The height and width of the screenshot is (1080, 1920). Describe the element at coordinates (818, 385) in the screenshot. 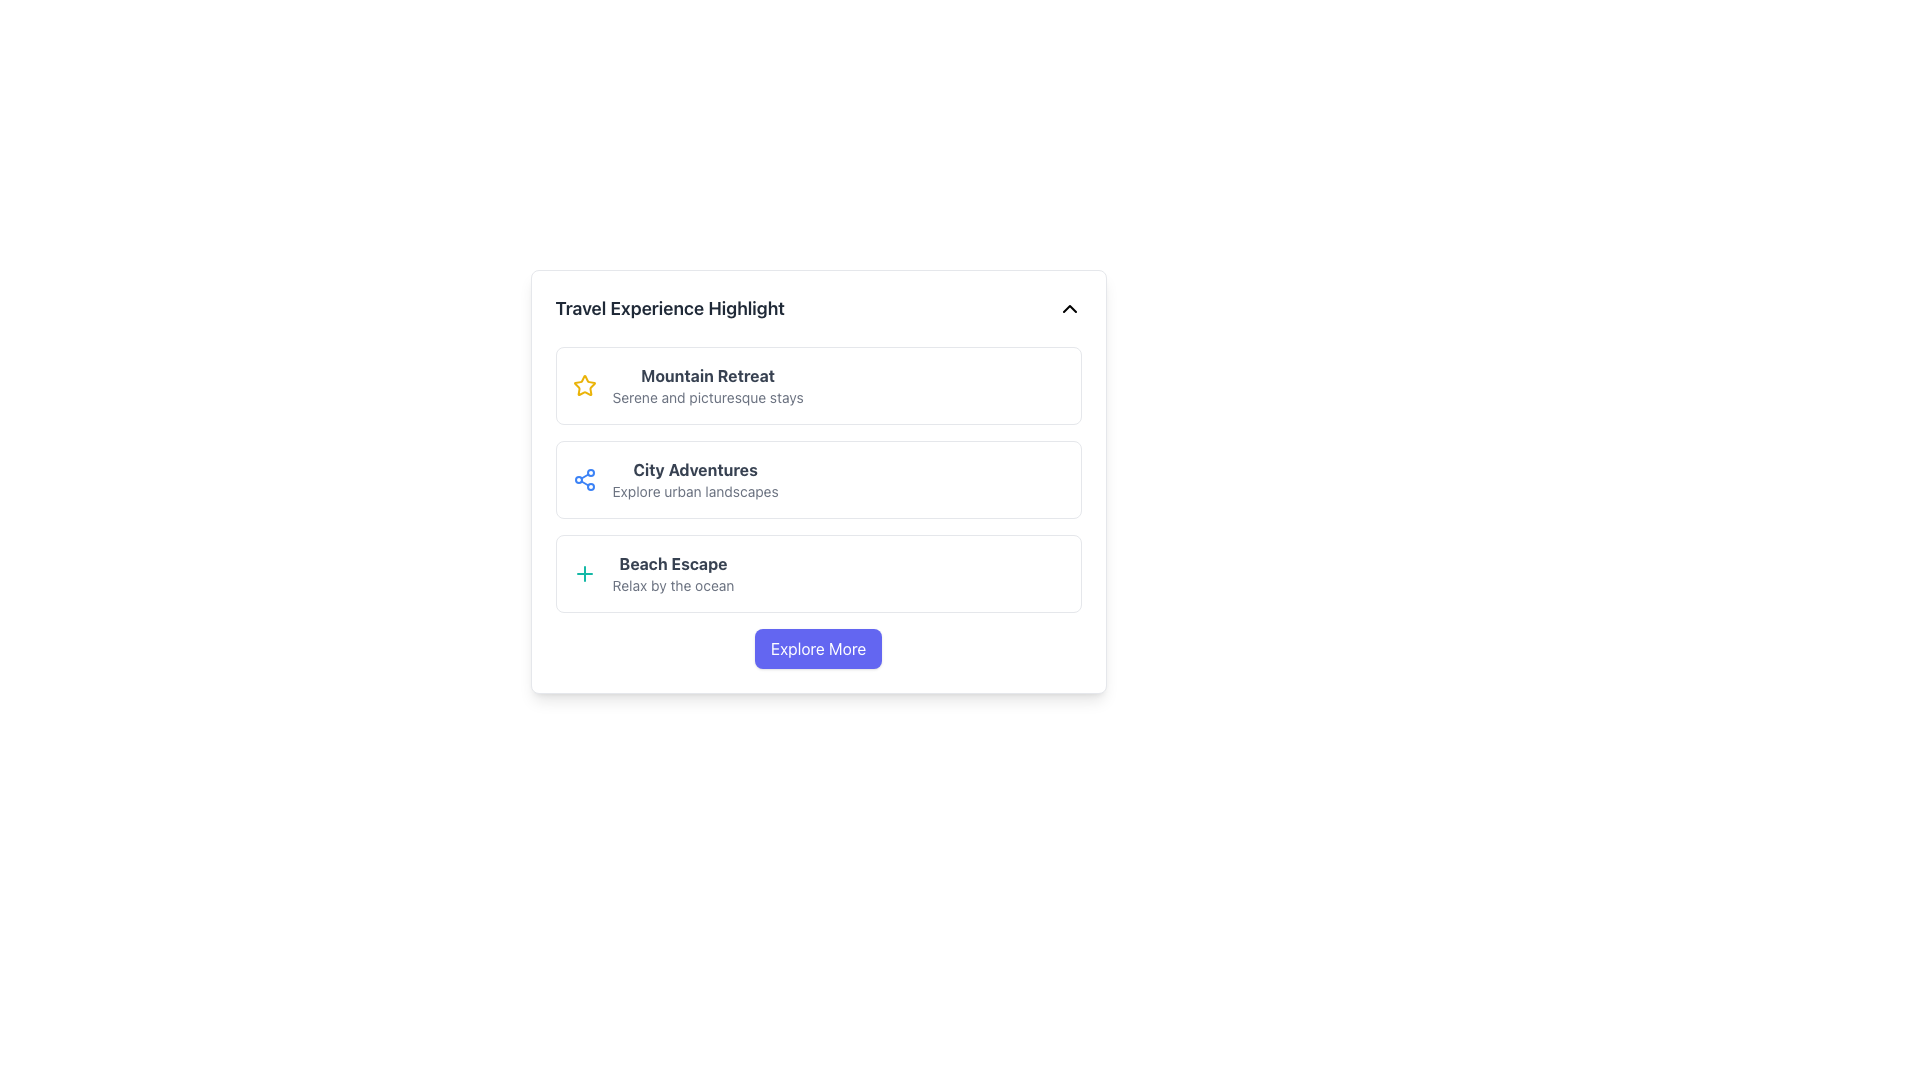

I see `the 'Mountain Retreat' card` at that location.